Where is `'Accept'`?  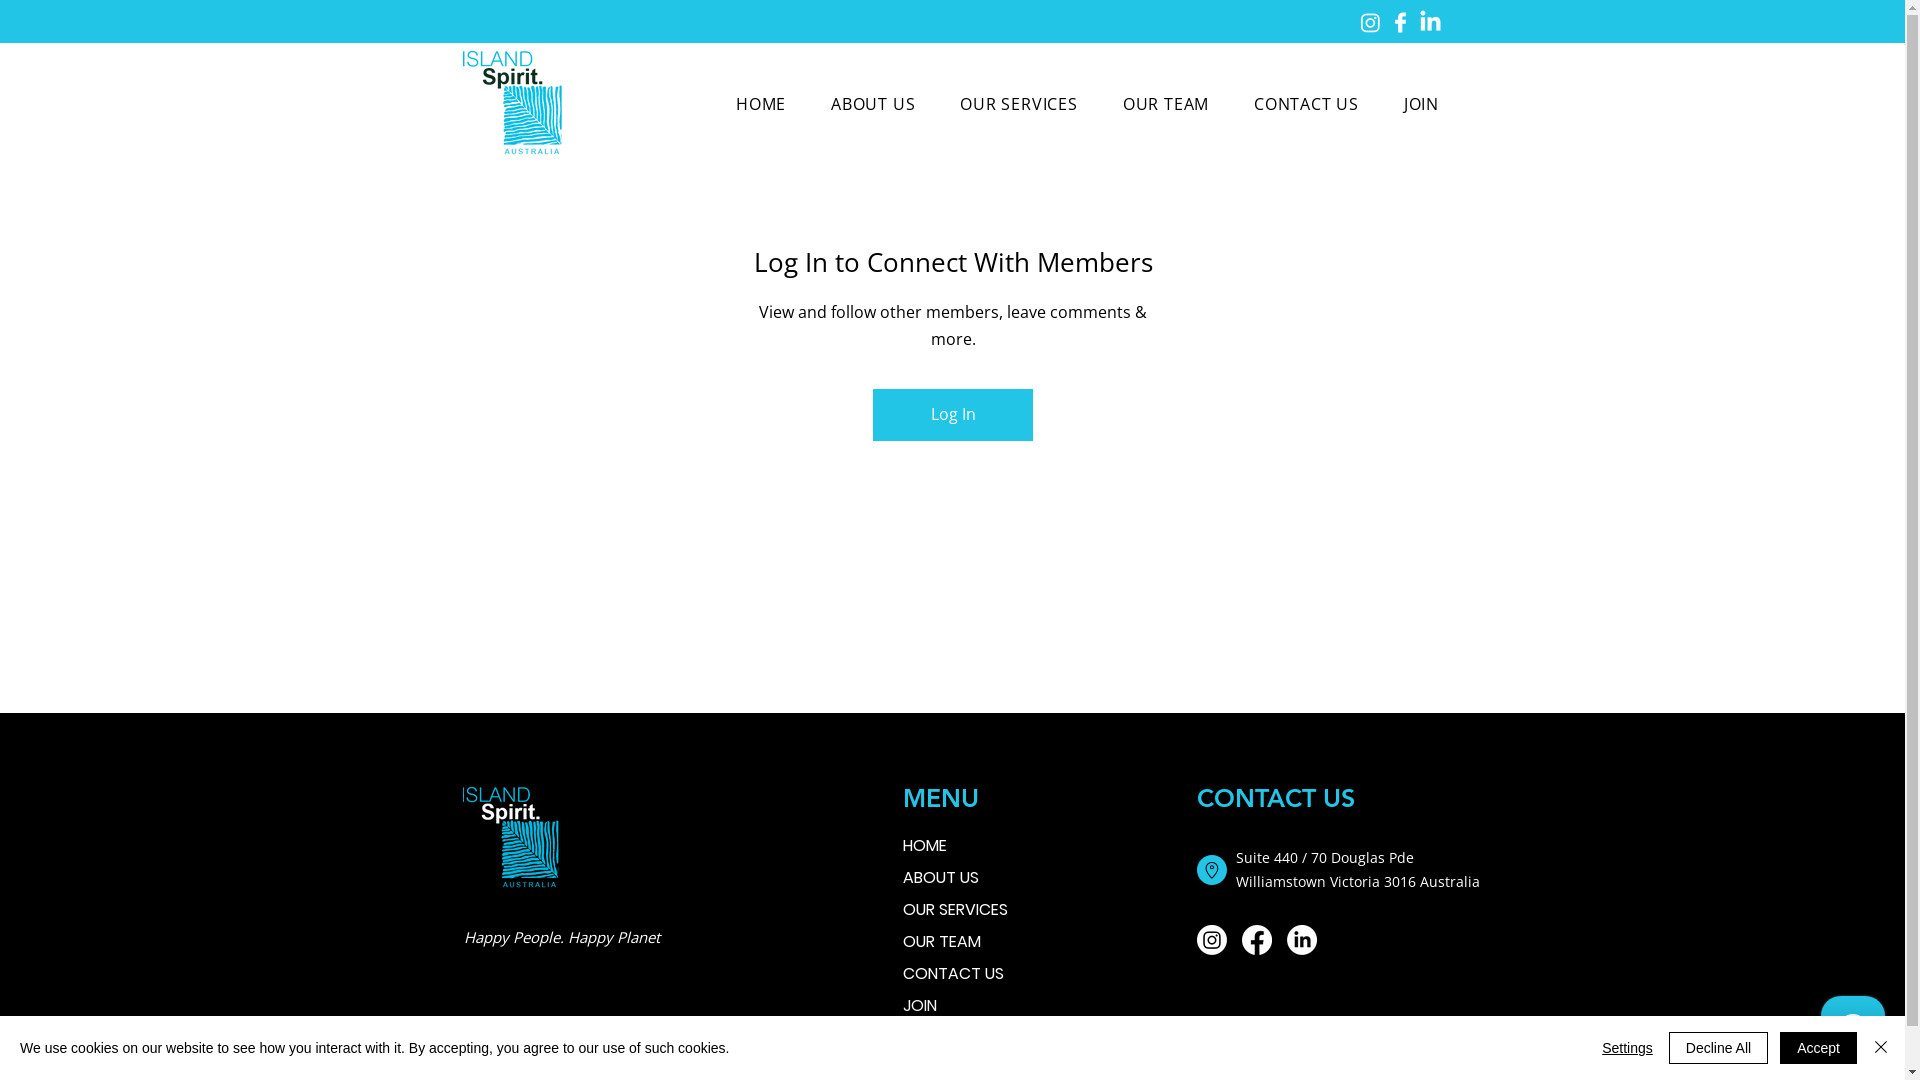
'Accept' is located at coordinates (1818, 1047).